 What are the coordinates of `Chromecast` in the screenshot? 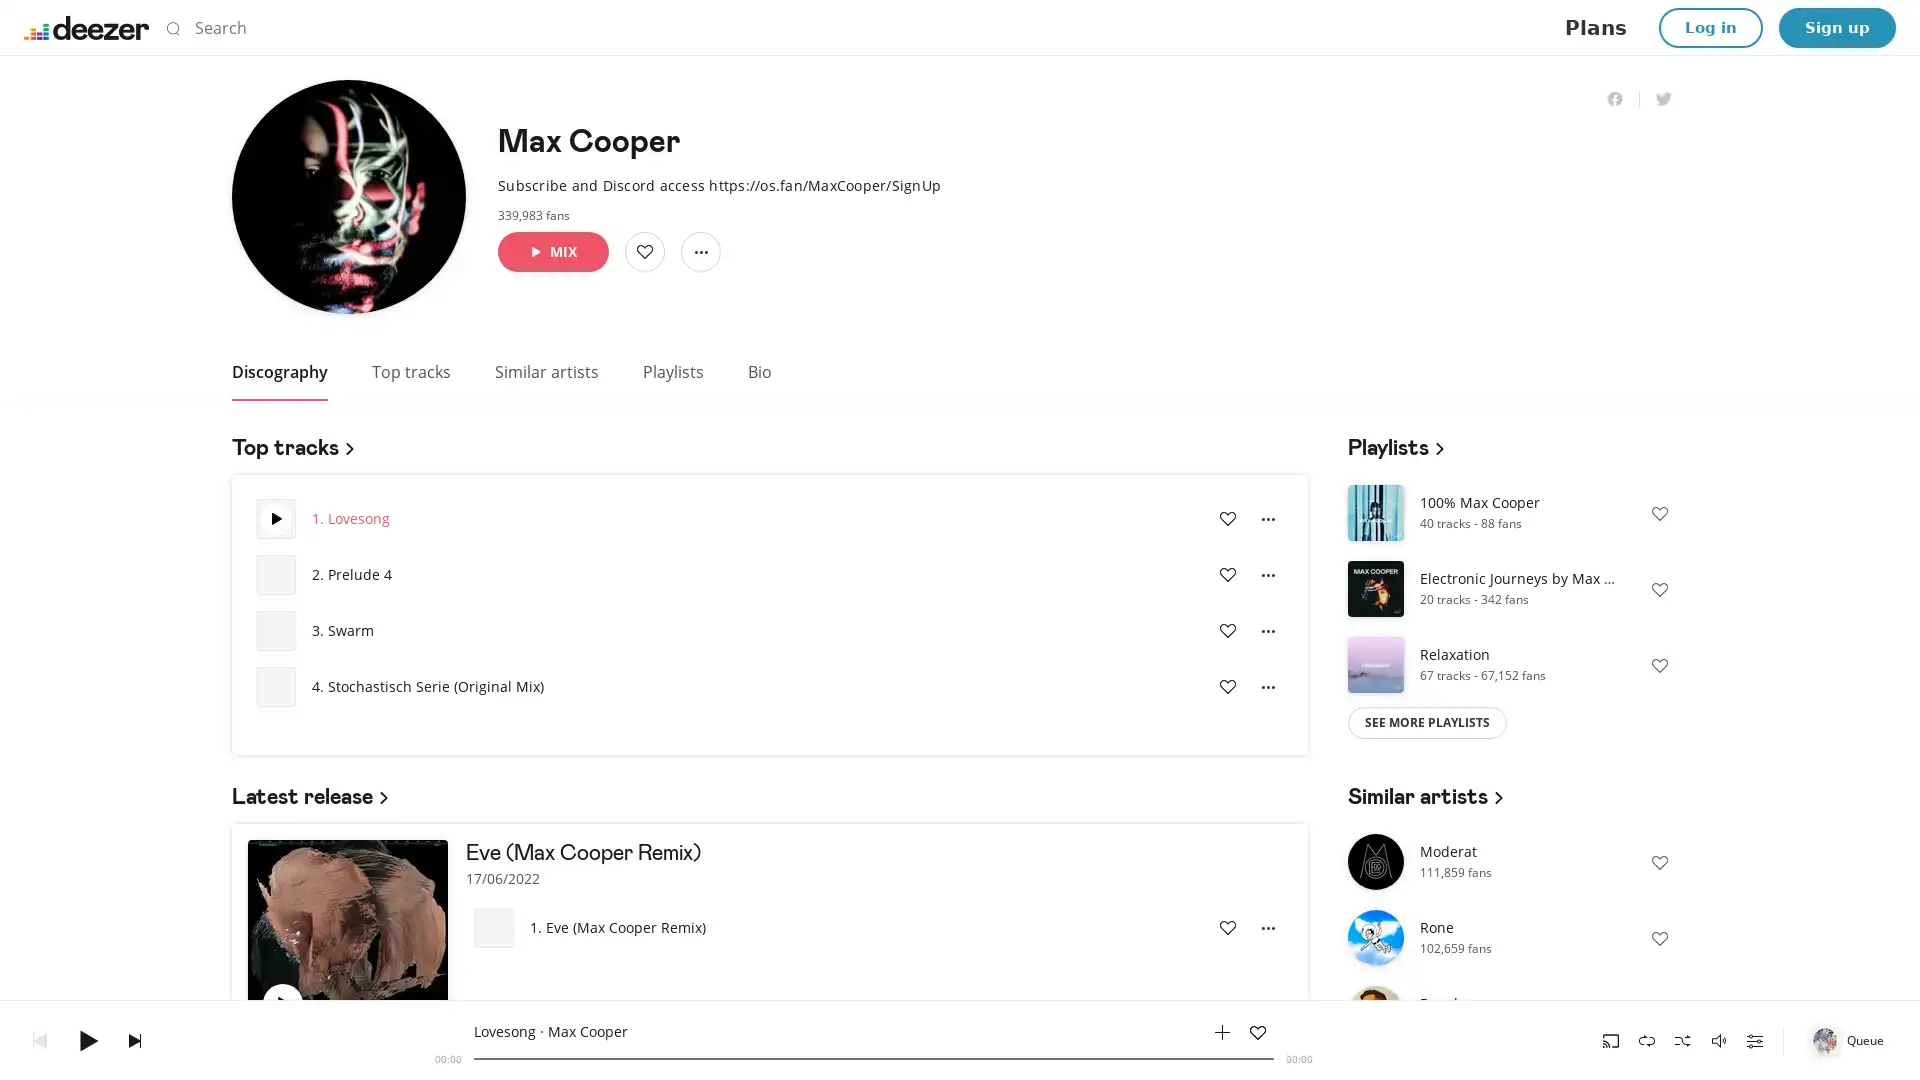 It's located at (1611, 1039).